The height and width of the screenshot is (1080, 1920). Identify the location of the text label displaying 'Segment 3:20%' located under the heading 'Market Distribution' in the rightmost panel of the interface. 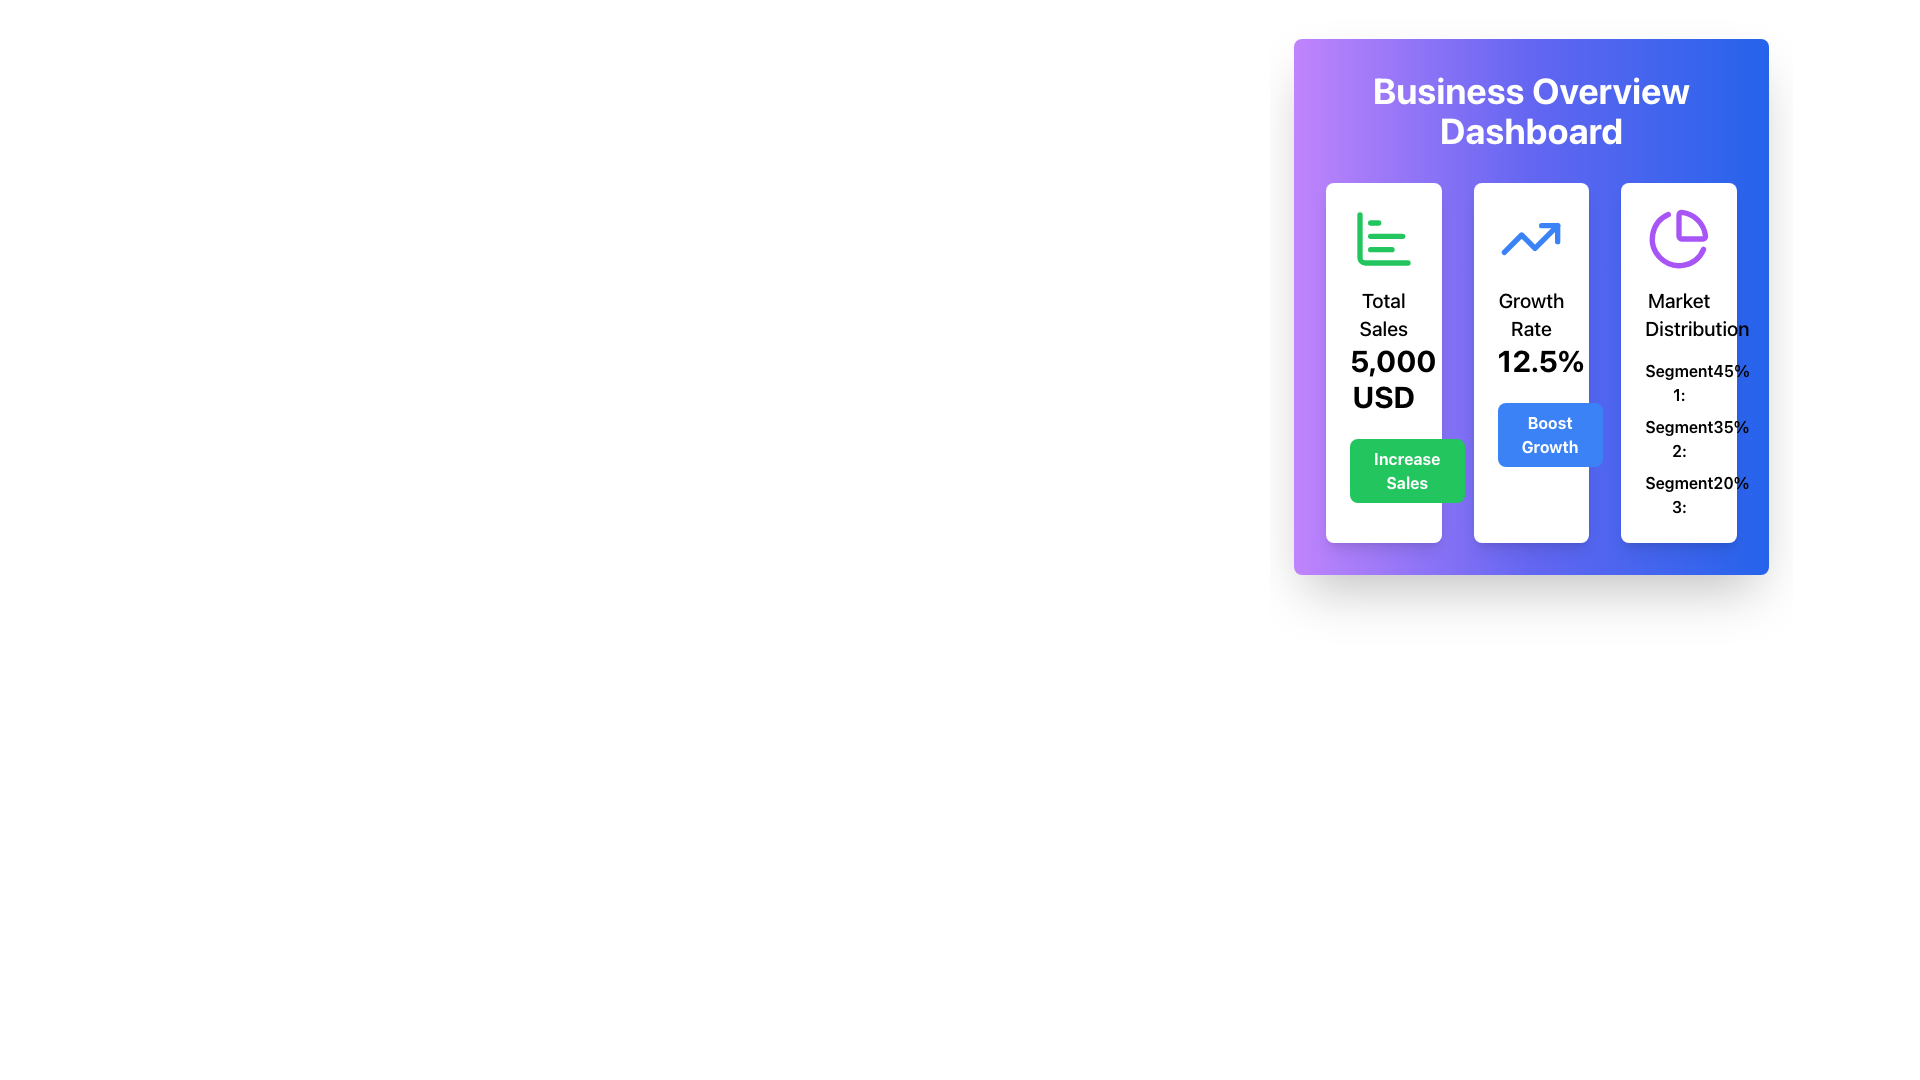
(1679, 494).